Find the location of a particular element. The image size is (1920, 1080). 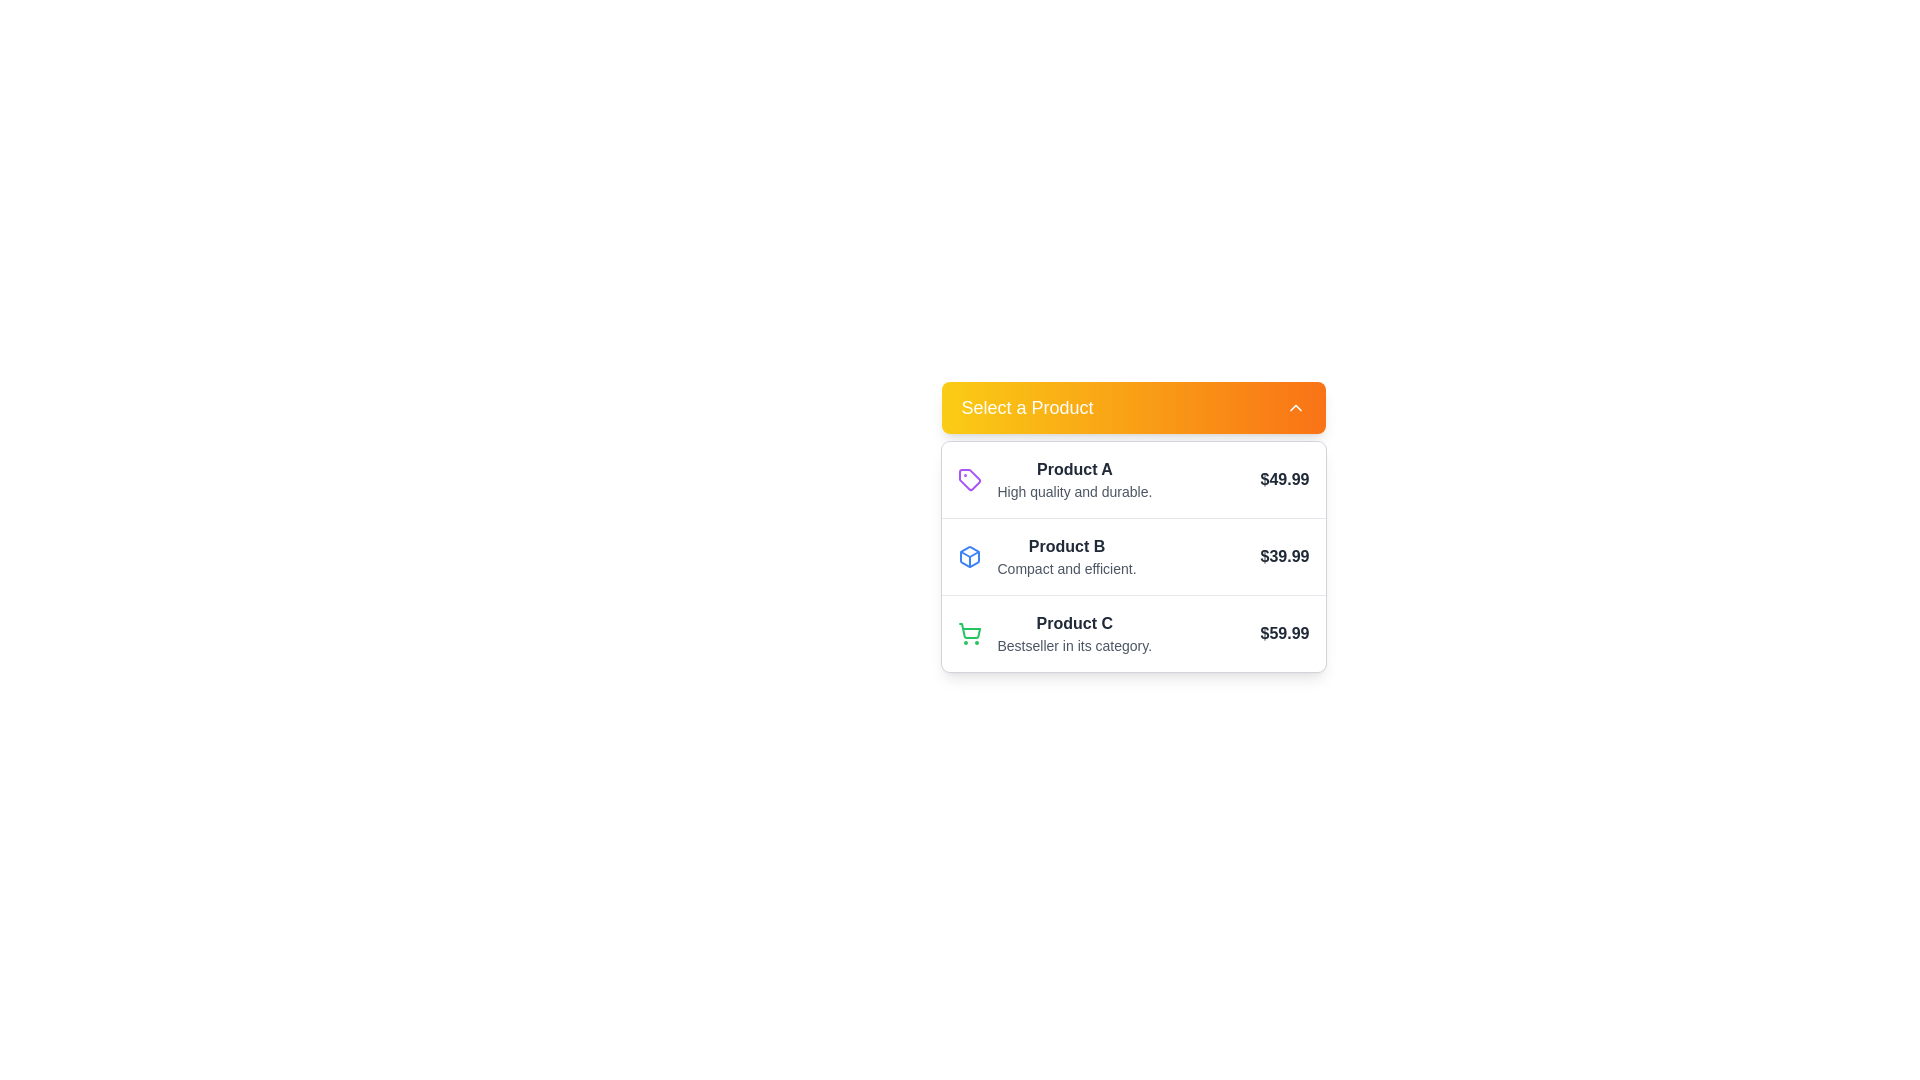

the static text element displaying the price of 'Product A', which is located at the rightmost side of the product row is located at coordinates (1285, 479).